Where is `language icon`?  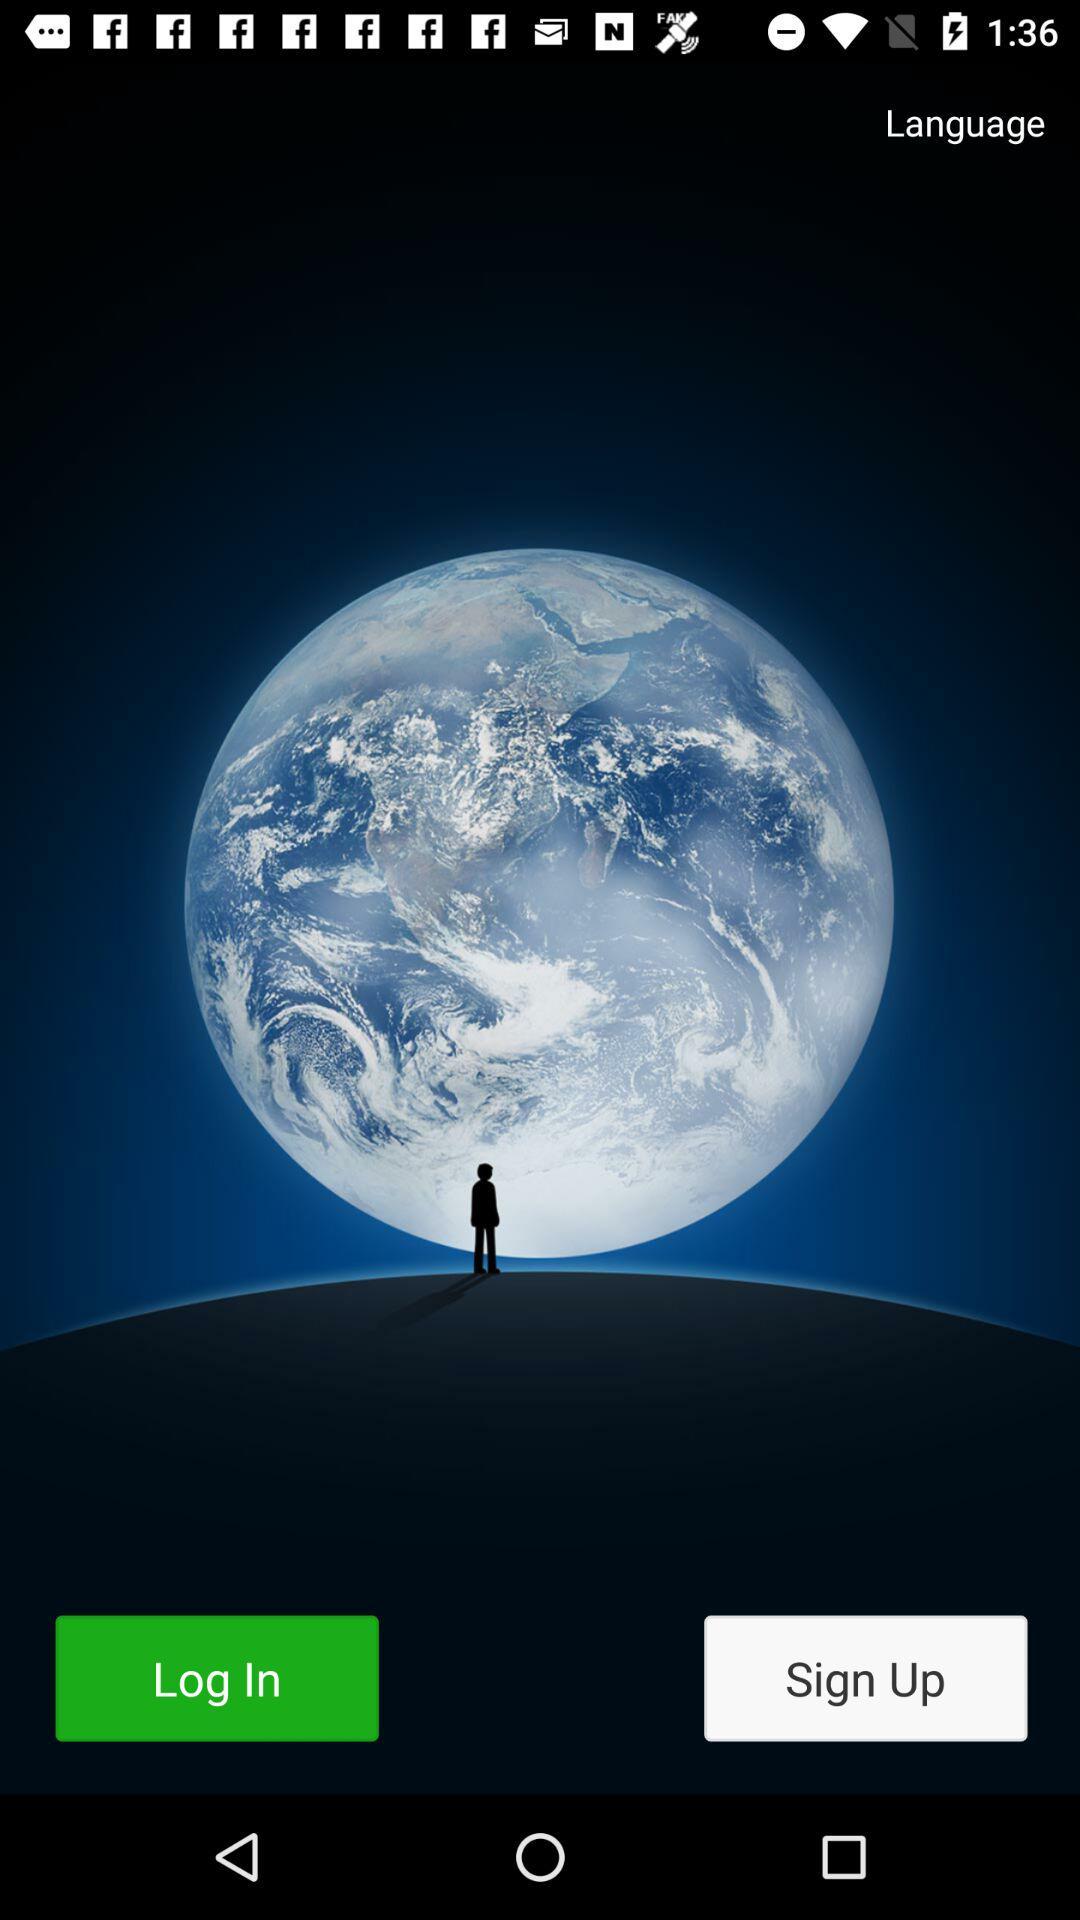 language icon is located at coordinates (945, 141).